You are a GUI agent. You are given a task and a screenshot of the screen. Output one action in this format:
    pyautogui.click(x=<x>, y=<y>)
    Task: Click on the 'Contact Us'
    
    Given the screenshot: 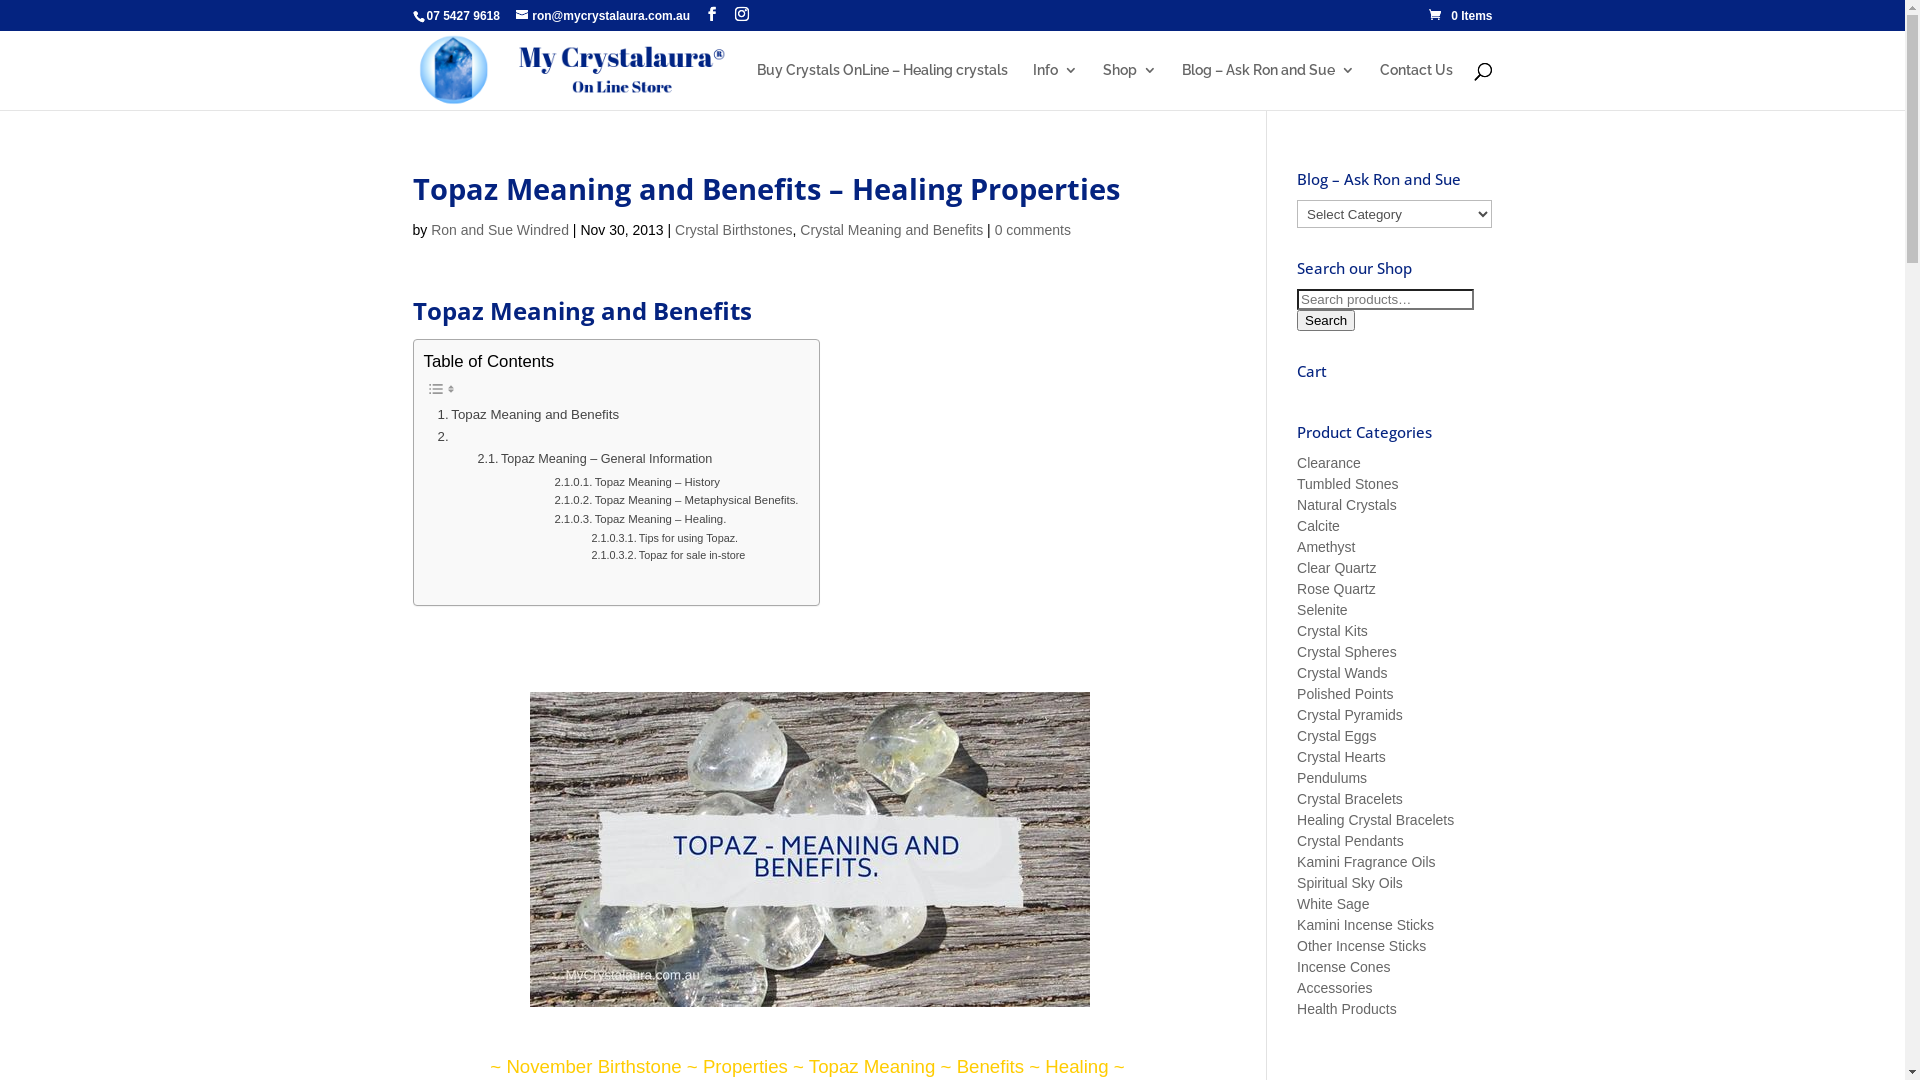 What is the action you would take?
    pyautogui.click(x=1415, y=85)
    